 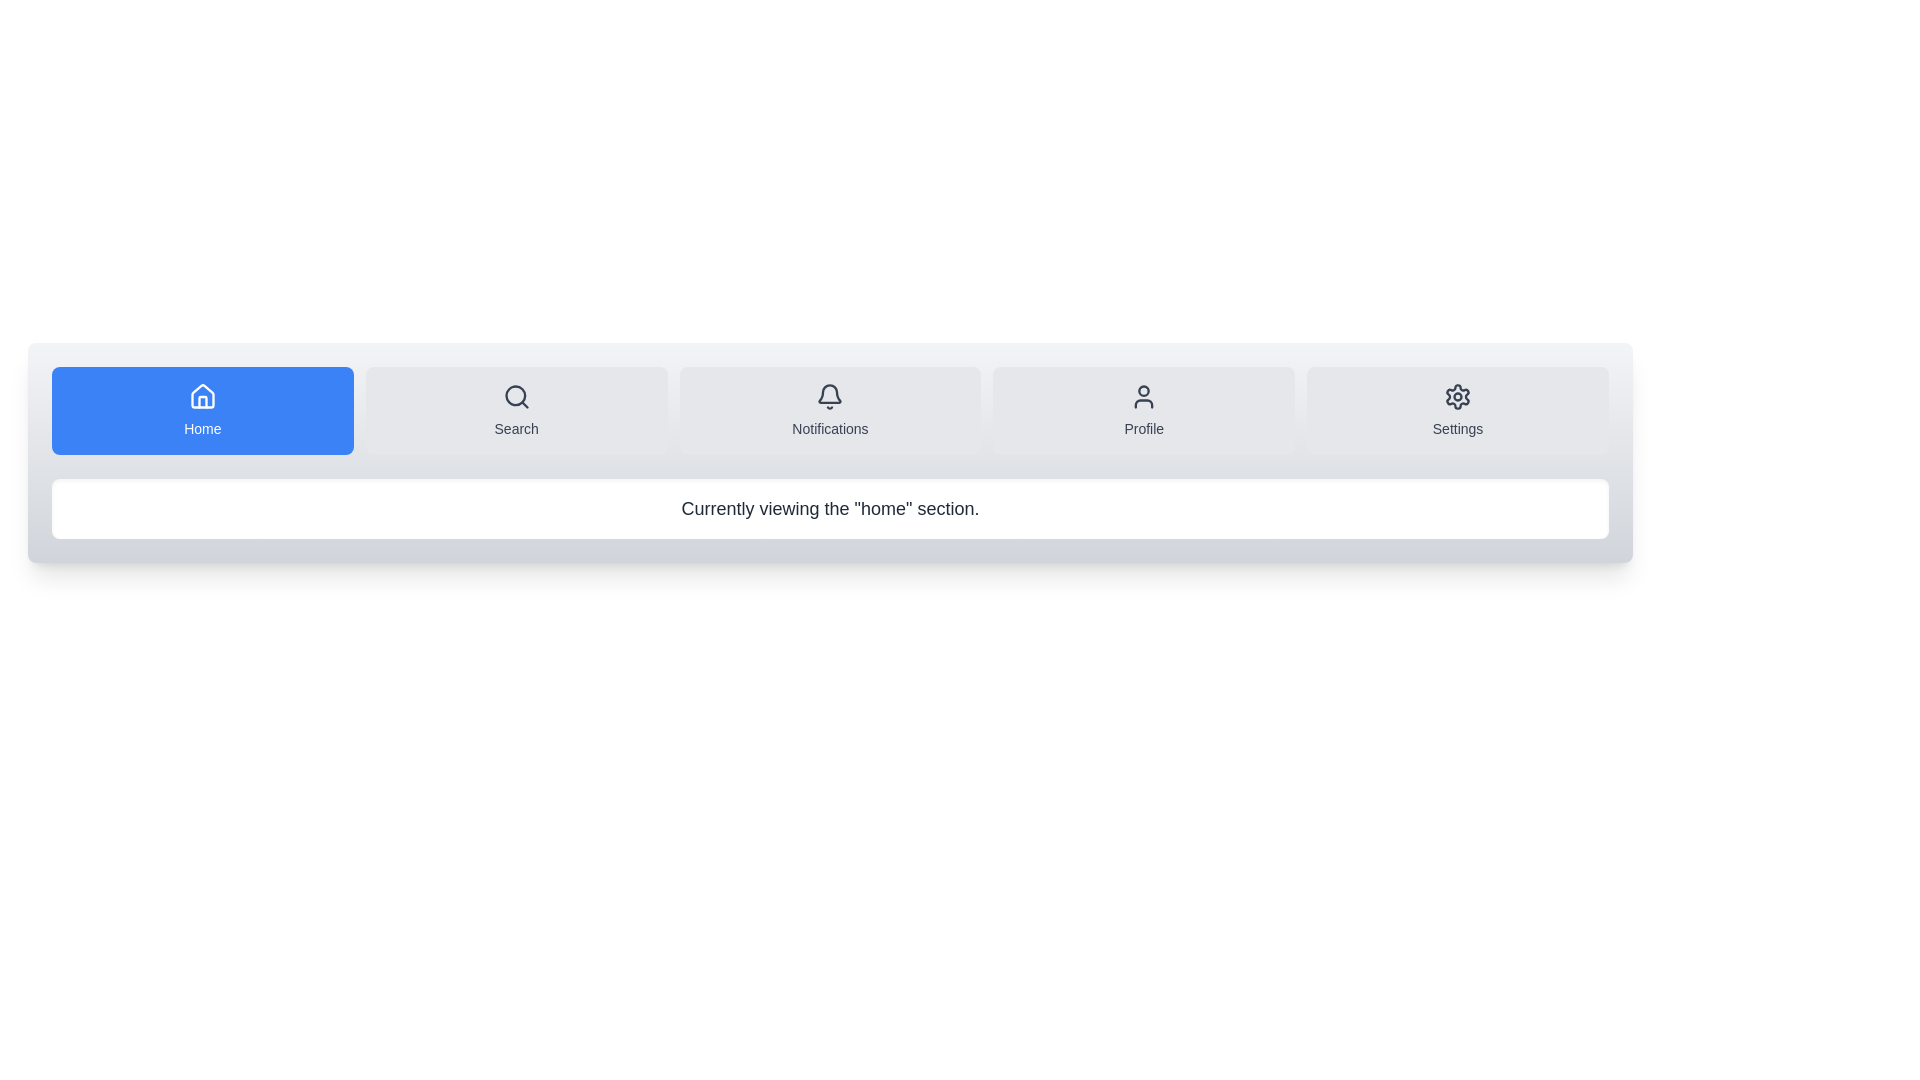 I want to click on the blue 'Home' button with a house icon to observe its hover effect, so click(x=202, y=410).